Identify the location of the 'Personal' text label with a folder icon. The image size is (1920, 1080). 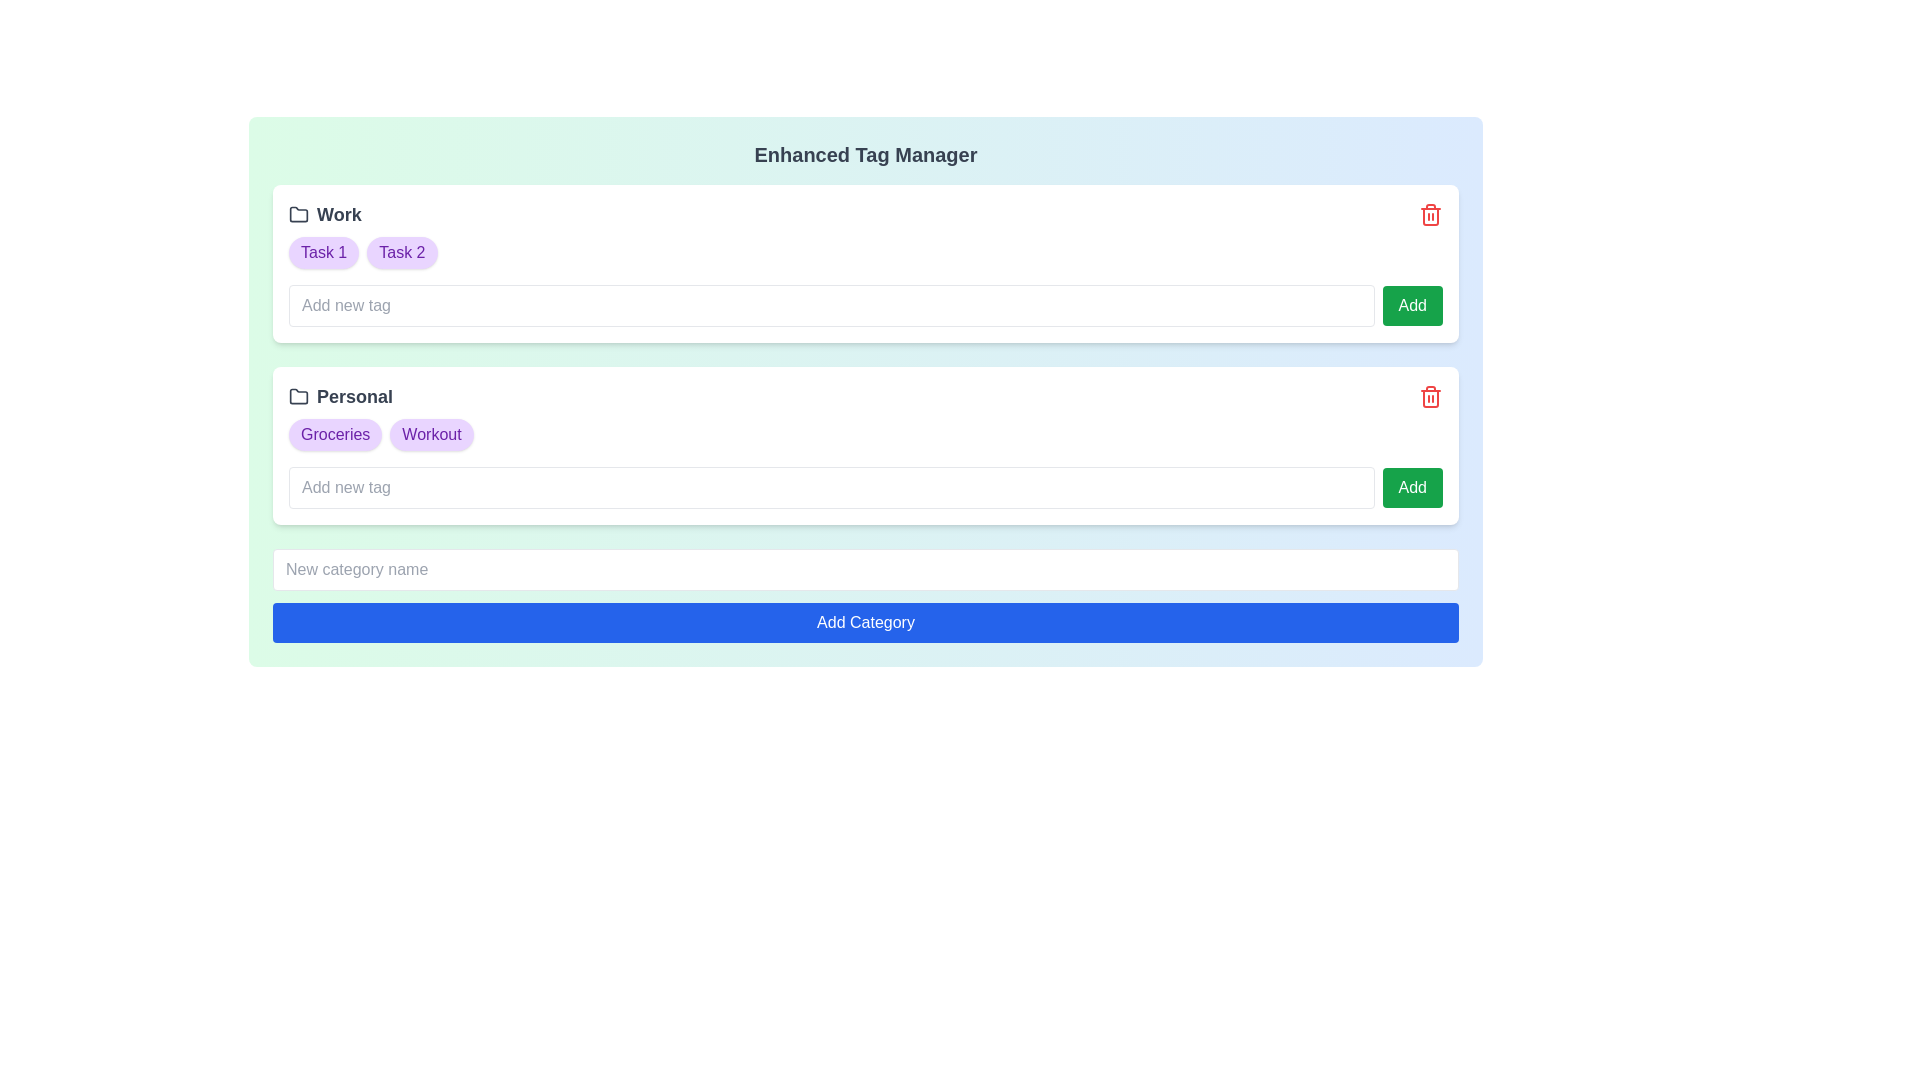
(340, 397).